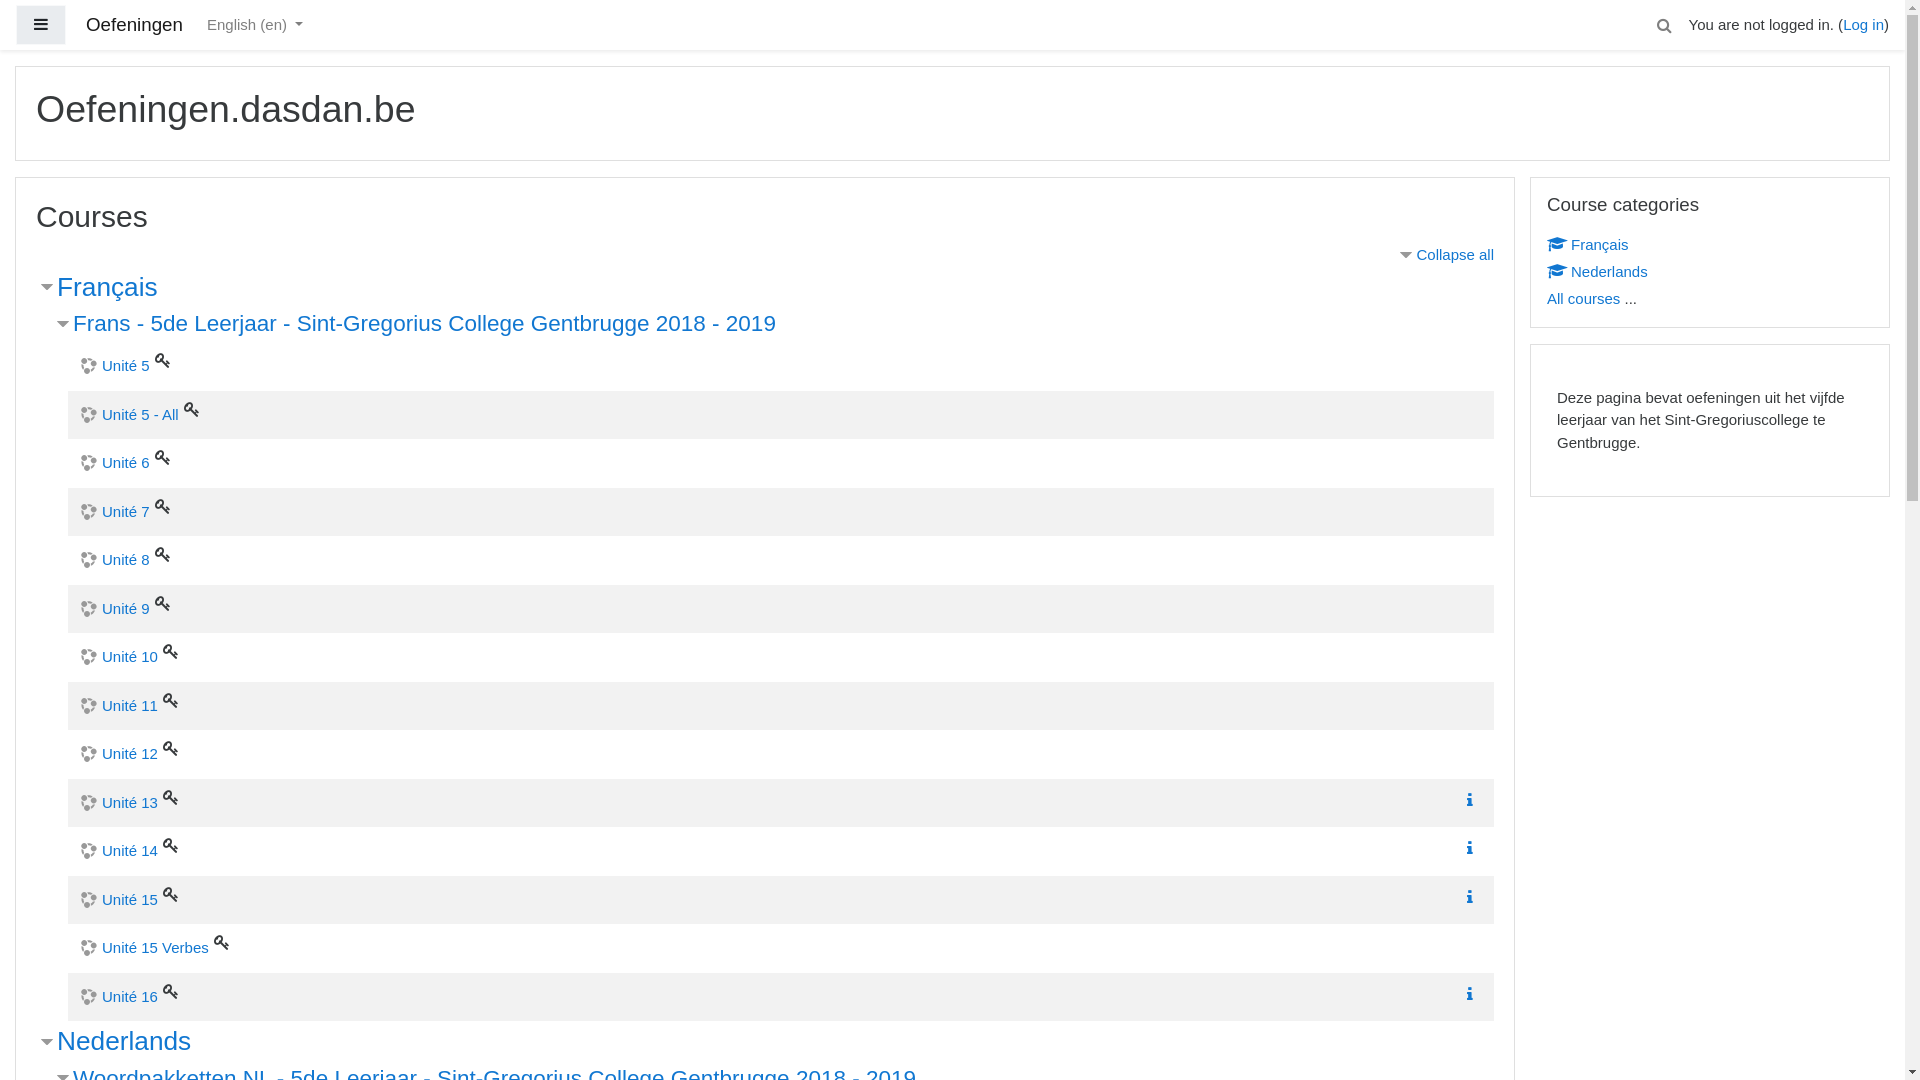  What do you see at coordinates (1473, 799) in the screenshot?
I see `'Summary'` at bounding box center [1473, 799].